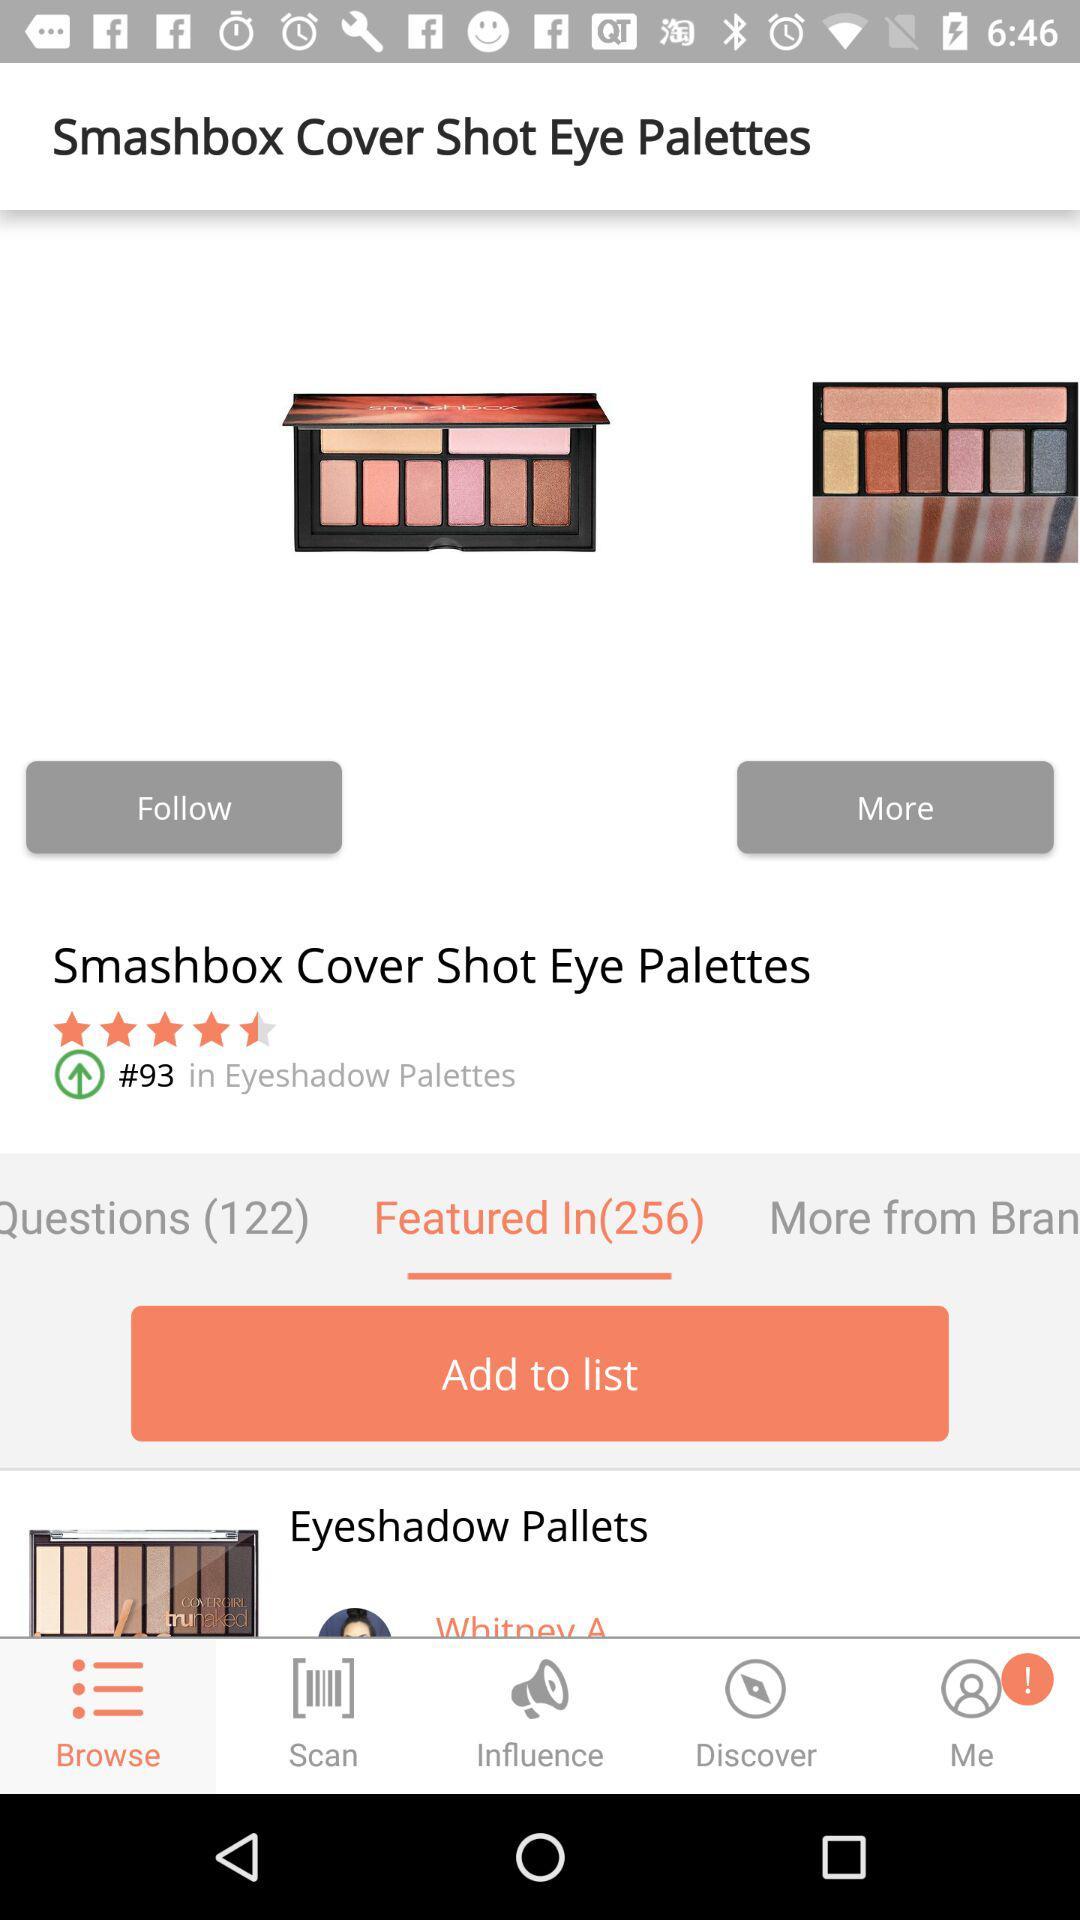 The width and height of the screenshot is (1080, 1920). I want to click on the item above the add to list item, so click(908, 1215).